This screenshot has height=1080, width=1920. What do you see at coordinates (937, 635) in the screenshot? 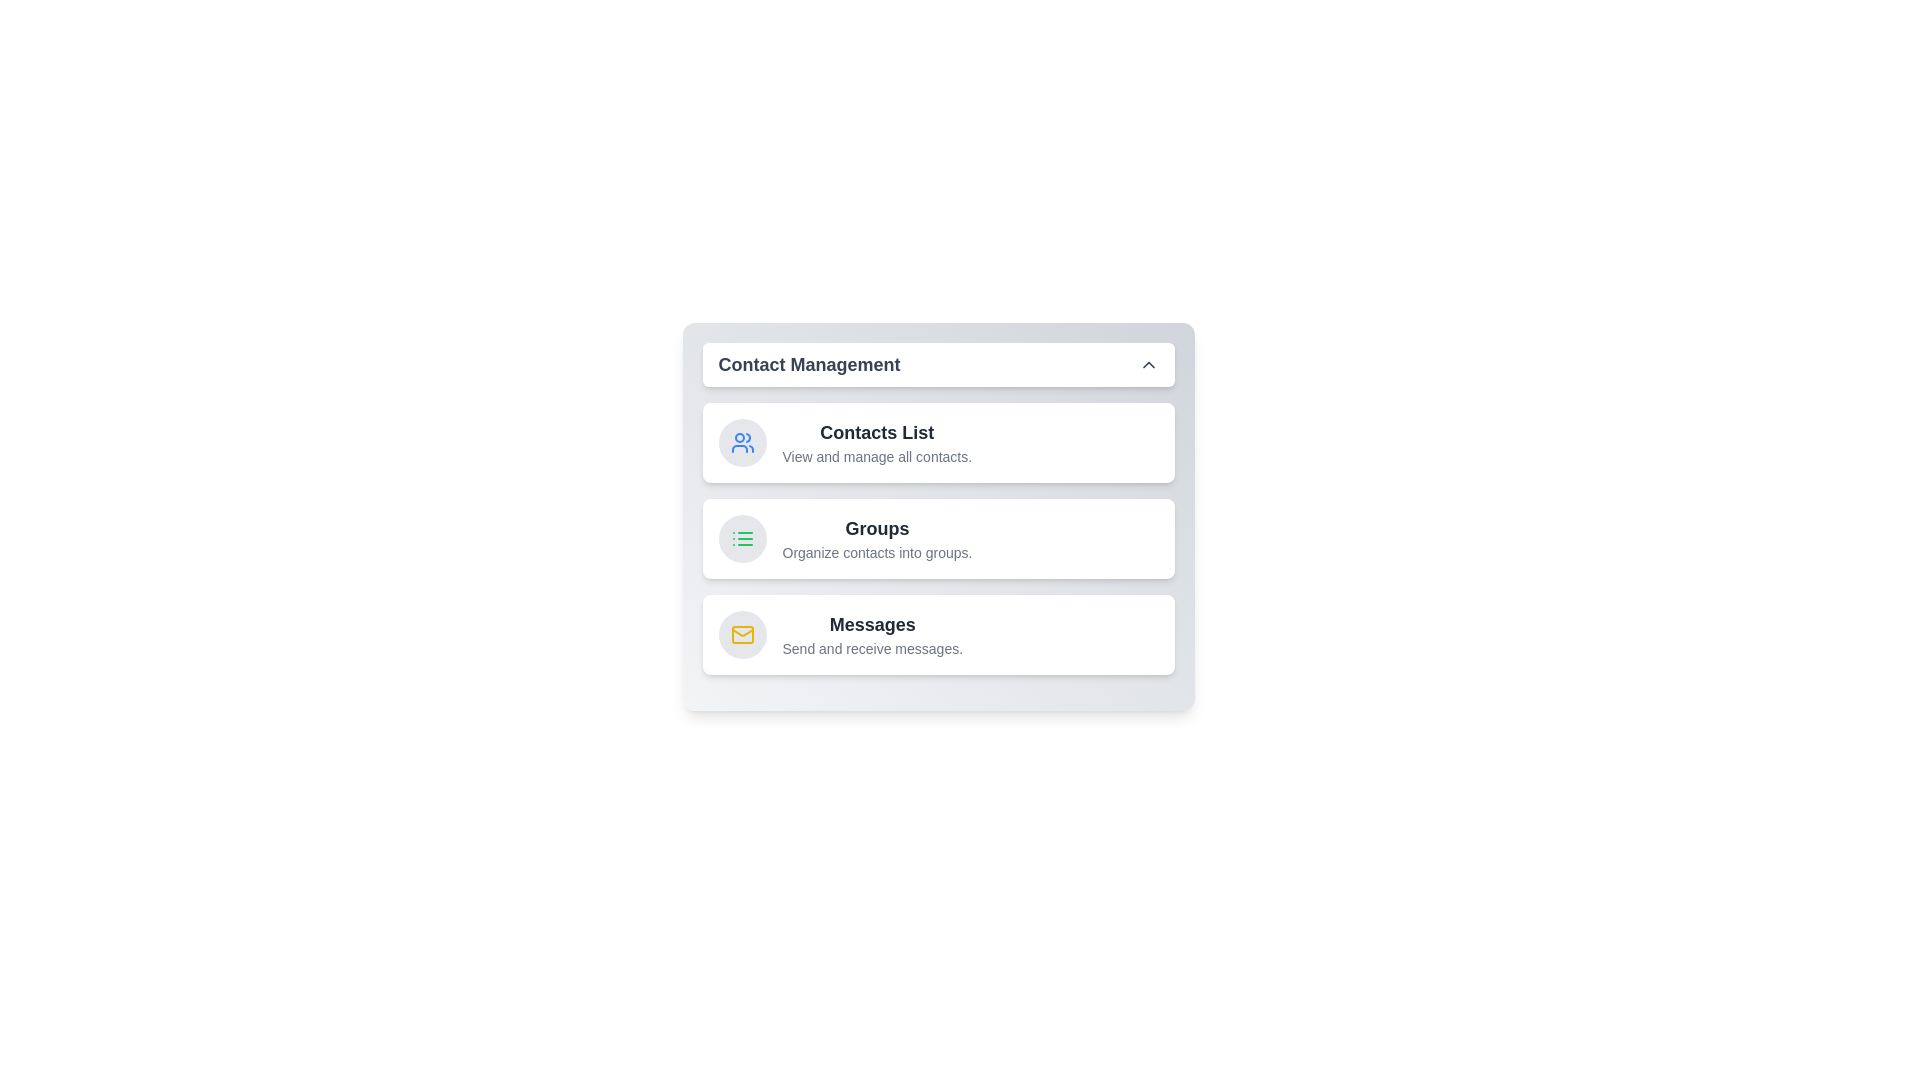
I see `the menu item Messages to view its hover effect` at bounding box center [937, 635].